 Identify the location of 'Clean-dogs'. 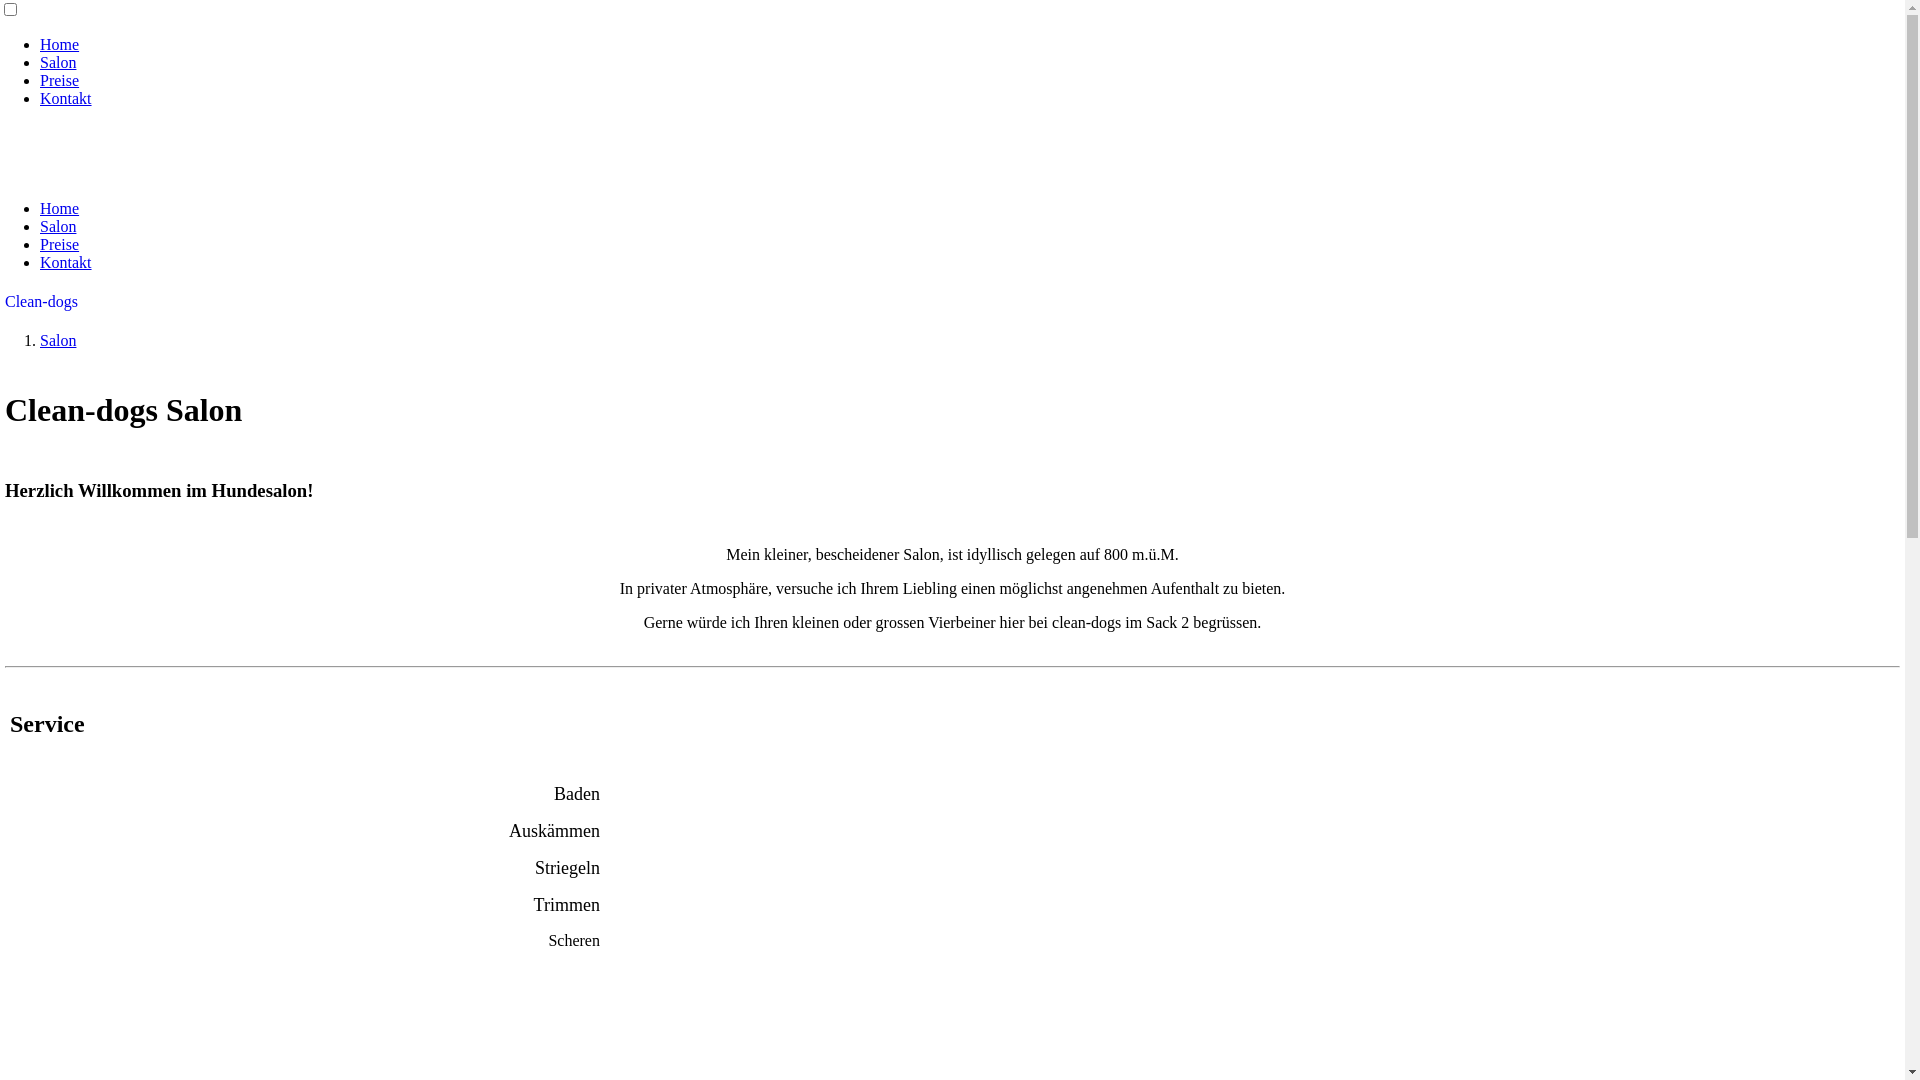
(41, 301).